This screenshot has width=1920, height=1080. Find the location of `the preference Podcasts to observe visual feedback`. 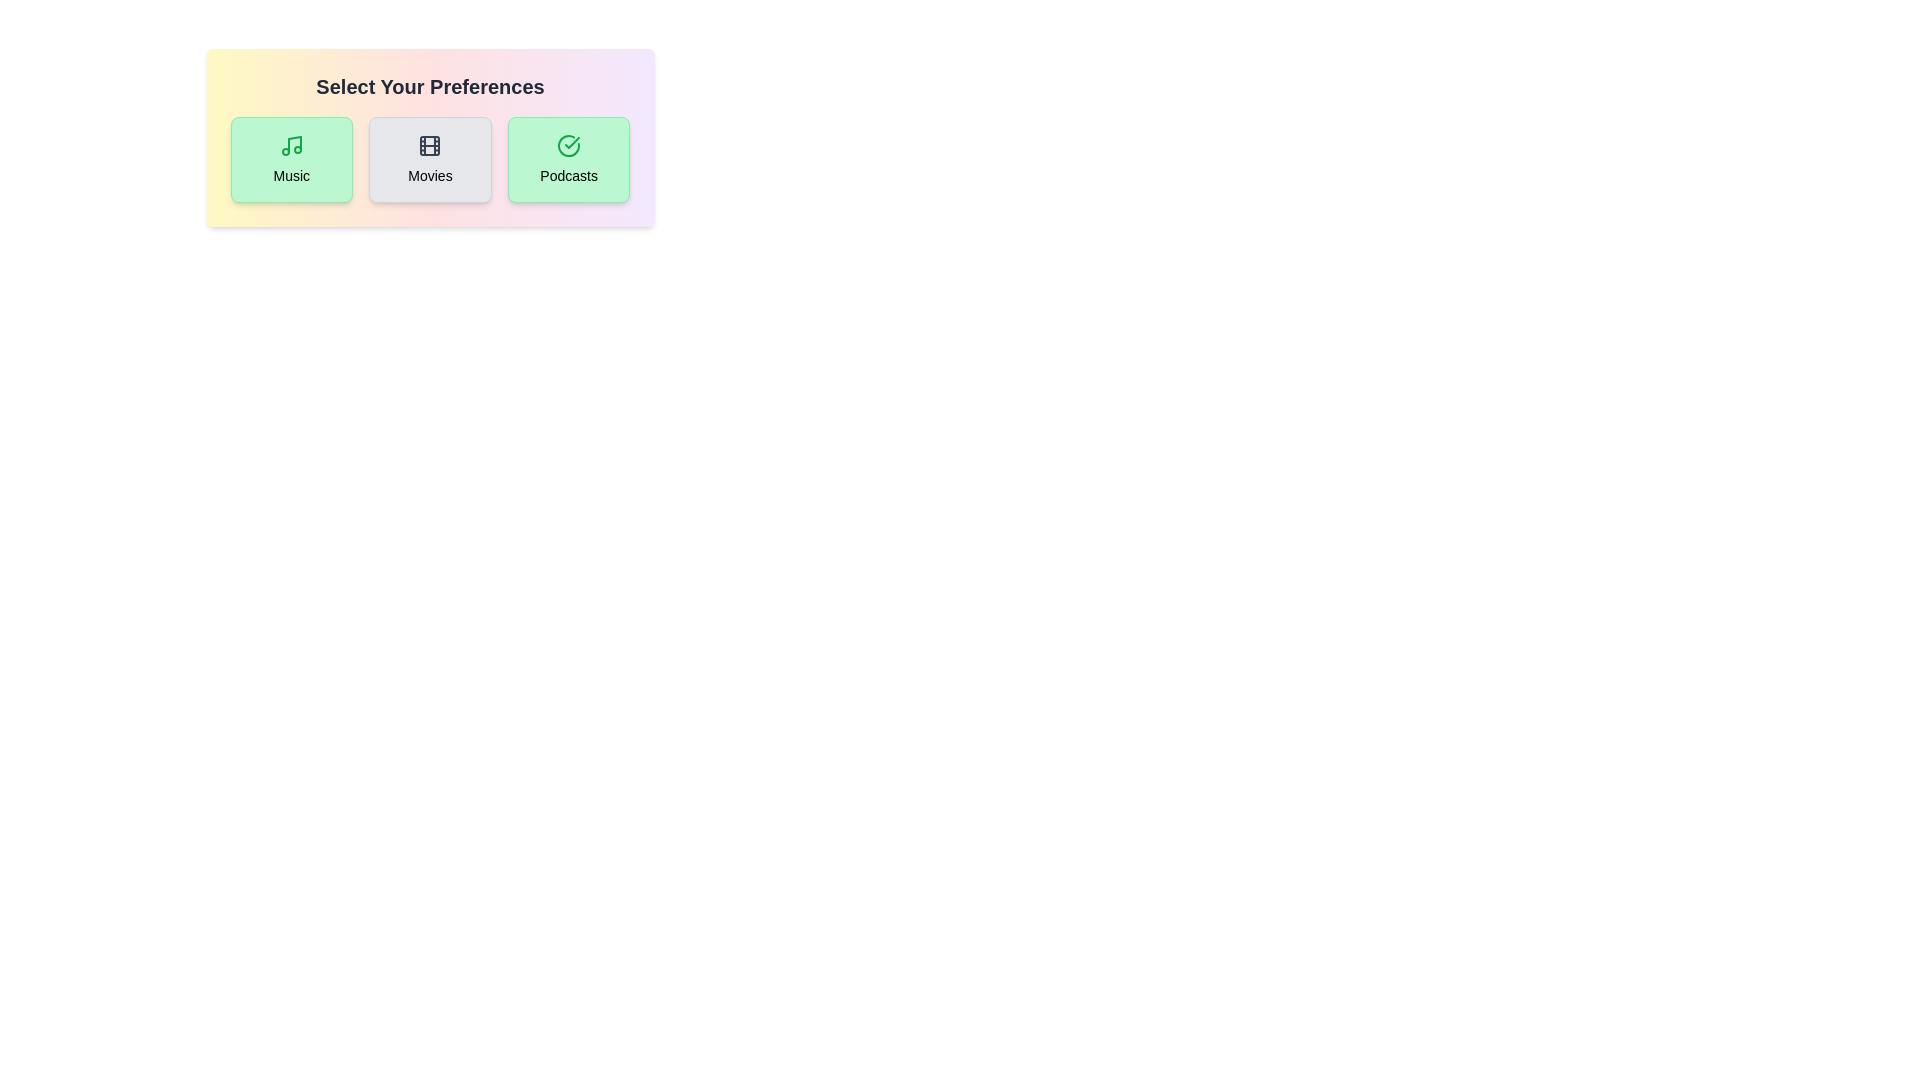

the preference Podcasts to observe visual feedback is located at coordinates (568, 158).